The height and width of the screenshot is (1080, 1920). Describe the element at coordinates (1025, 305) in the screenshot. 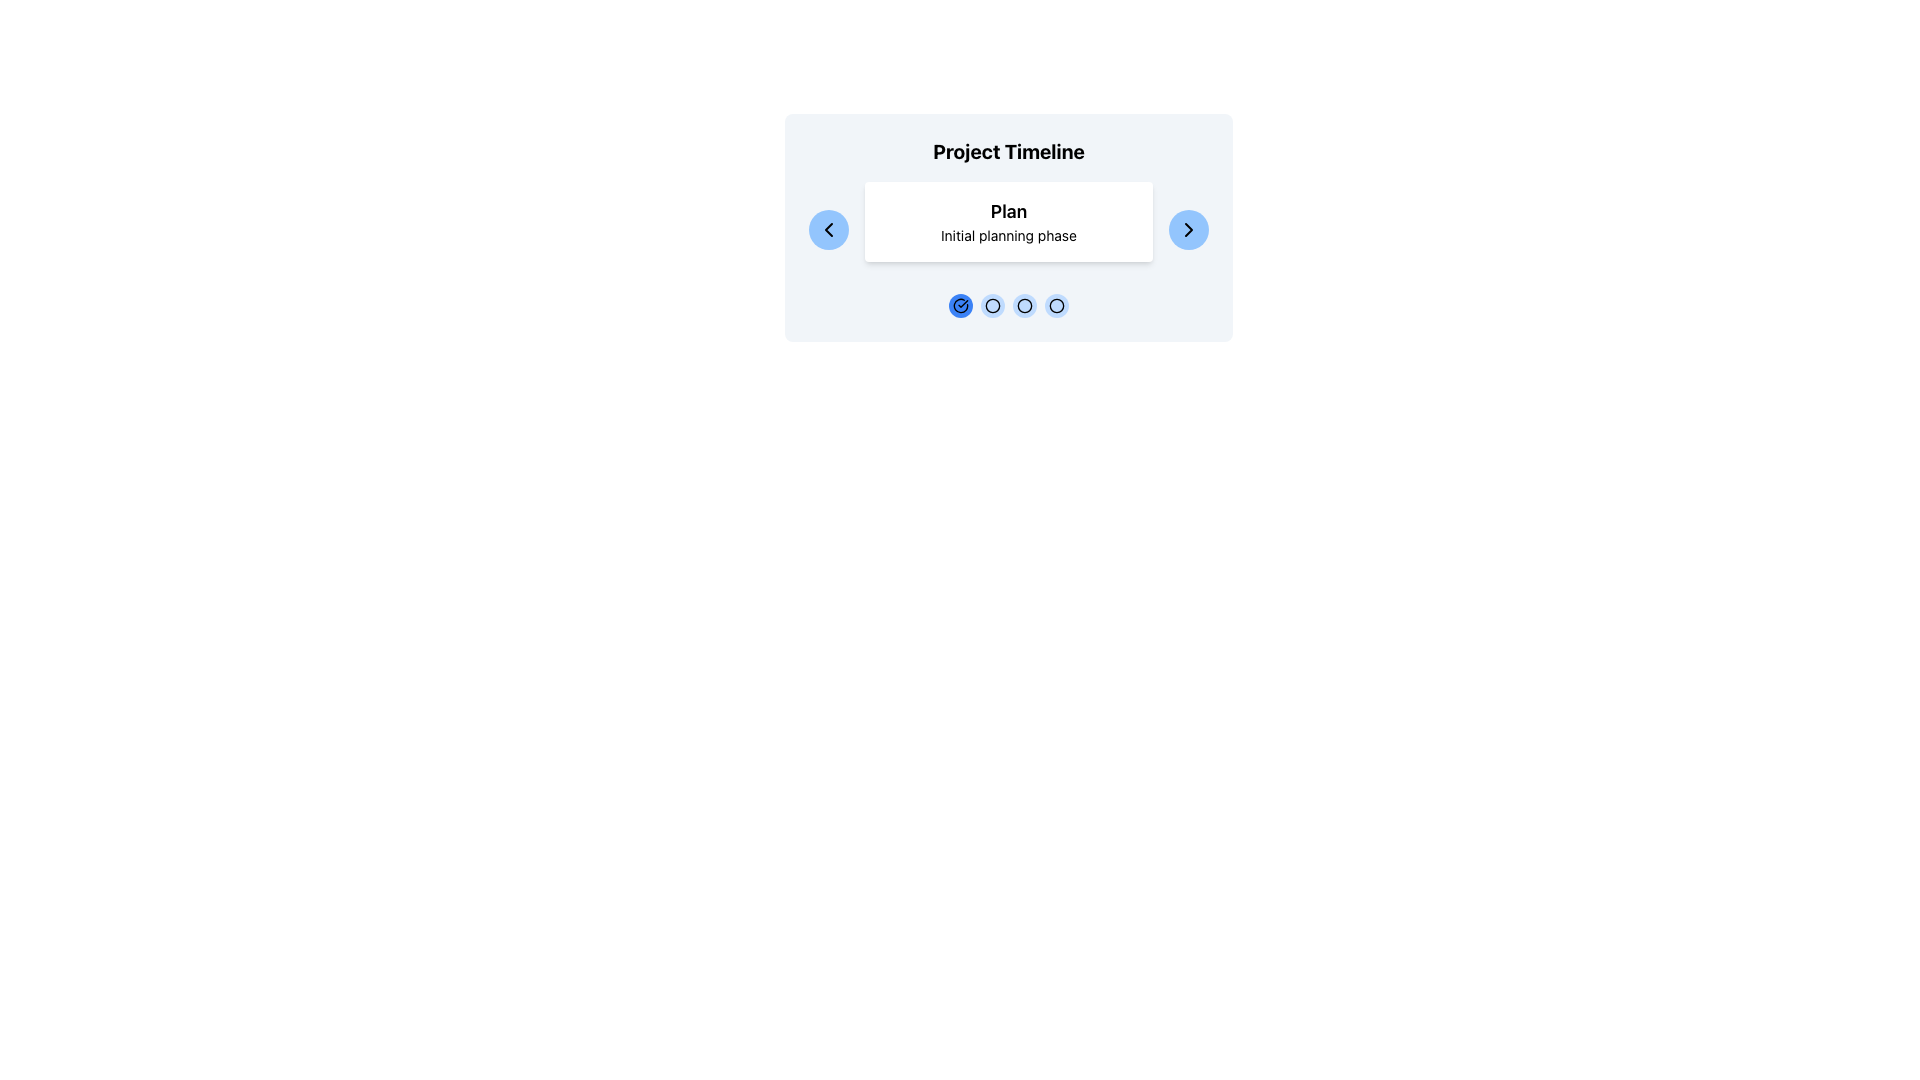

I see `the third circular button in the row of navigational icons located at the bottom area of the layout, directly below the 'Plan' card` at that location.